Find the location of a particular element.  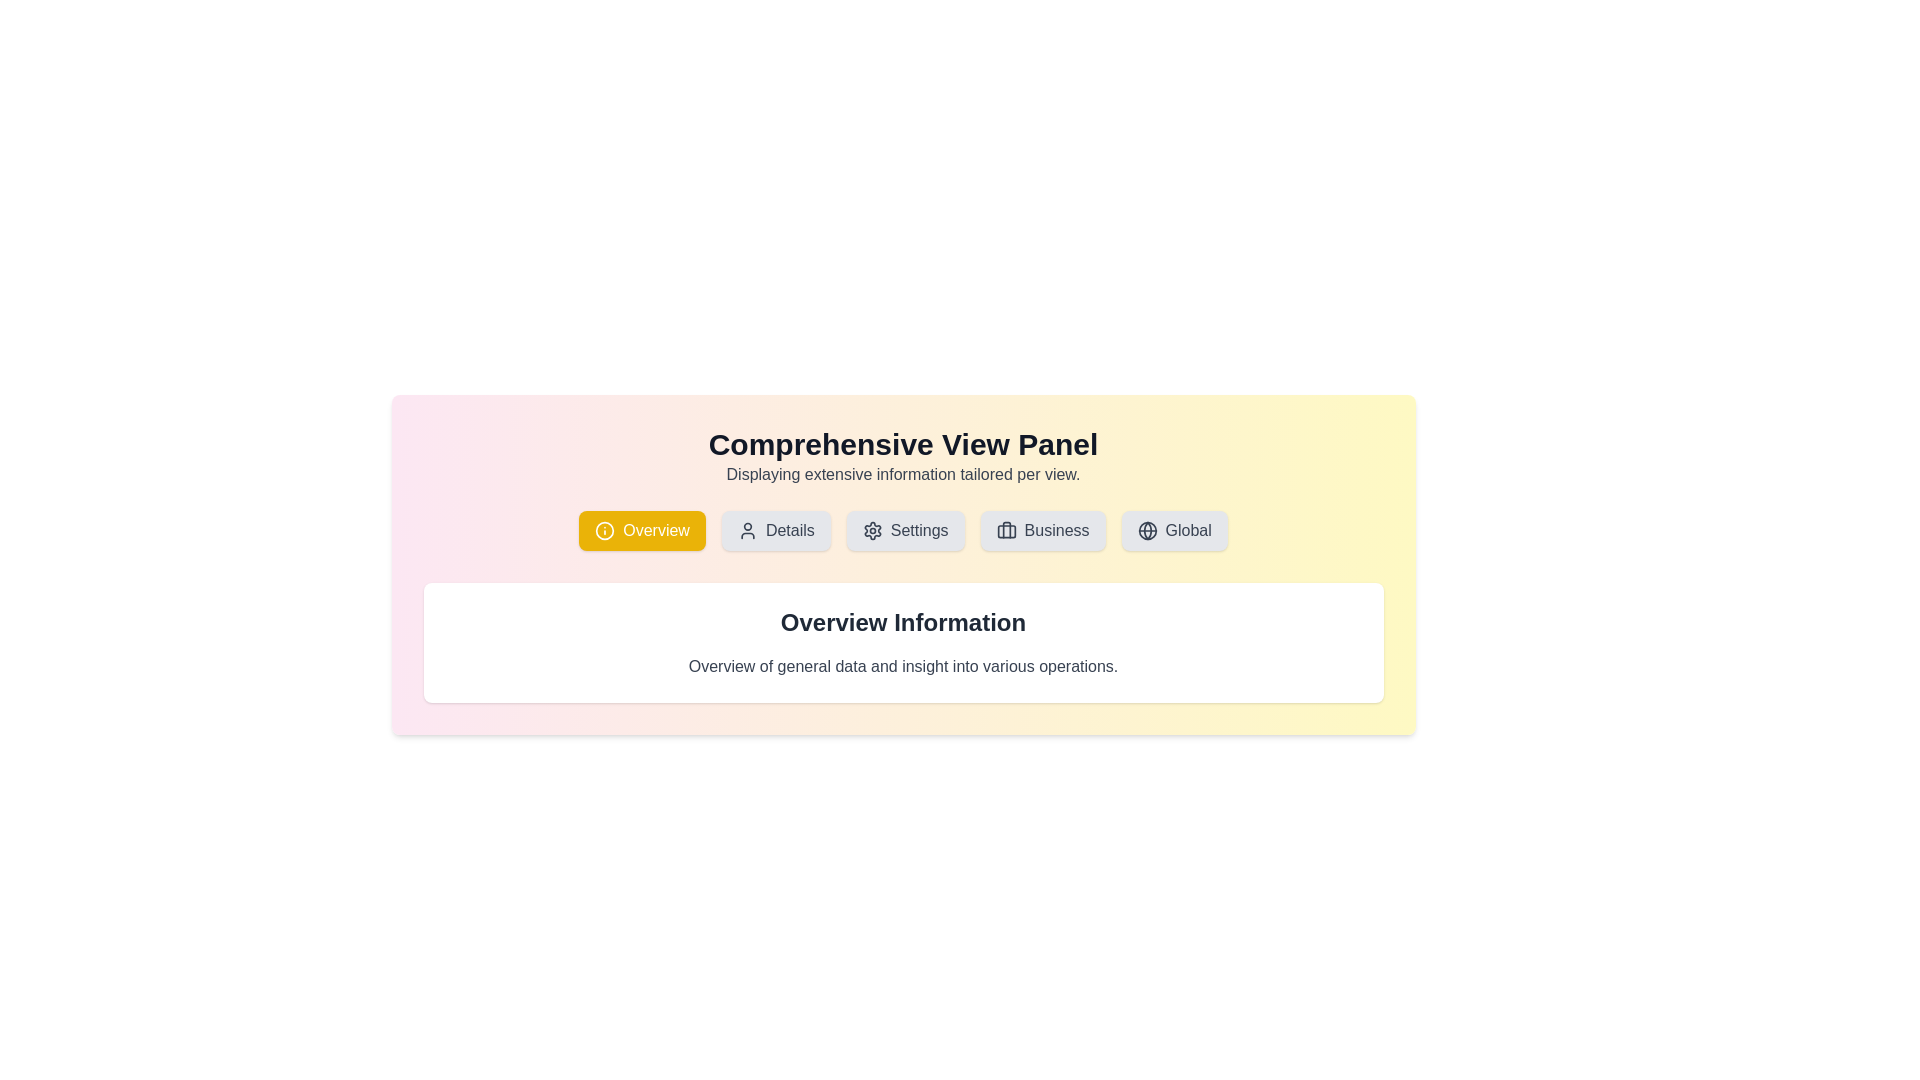

the navigation button labeled 'Overview' located in the top section of the interface is located at coordinates (642, 530).